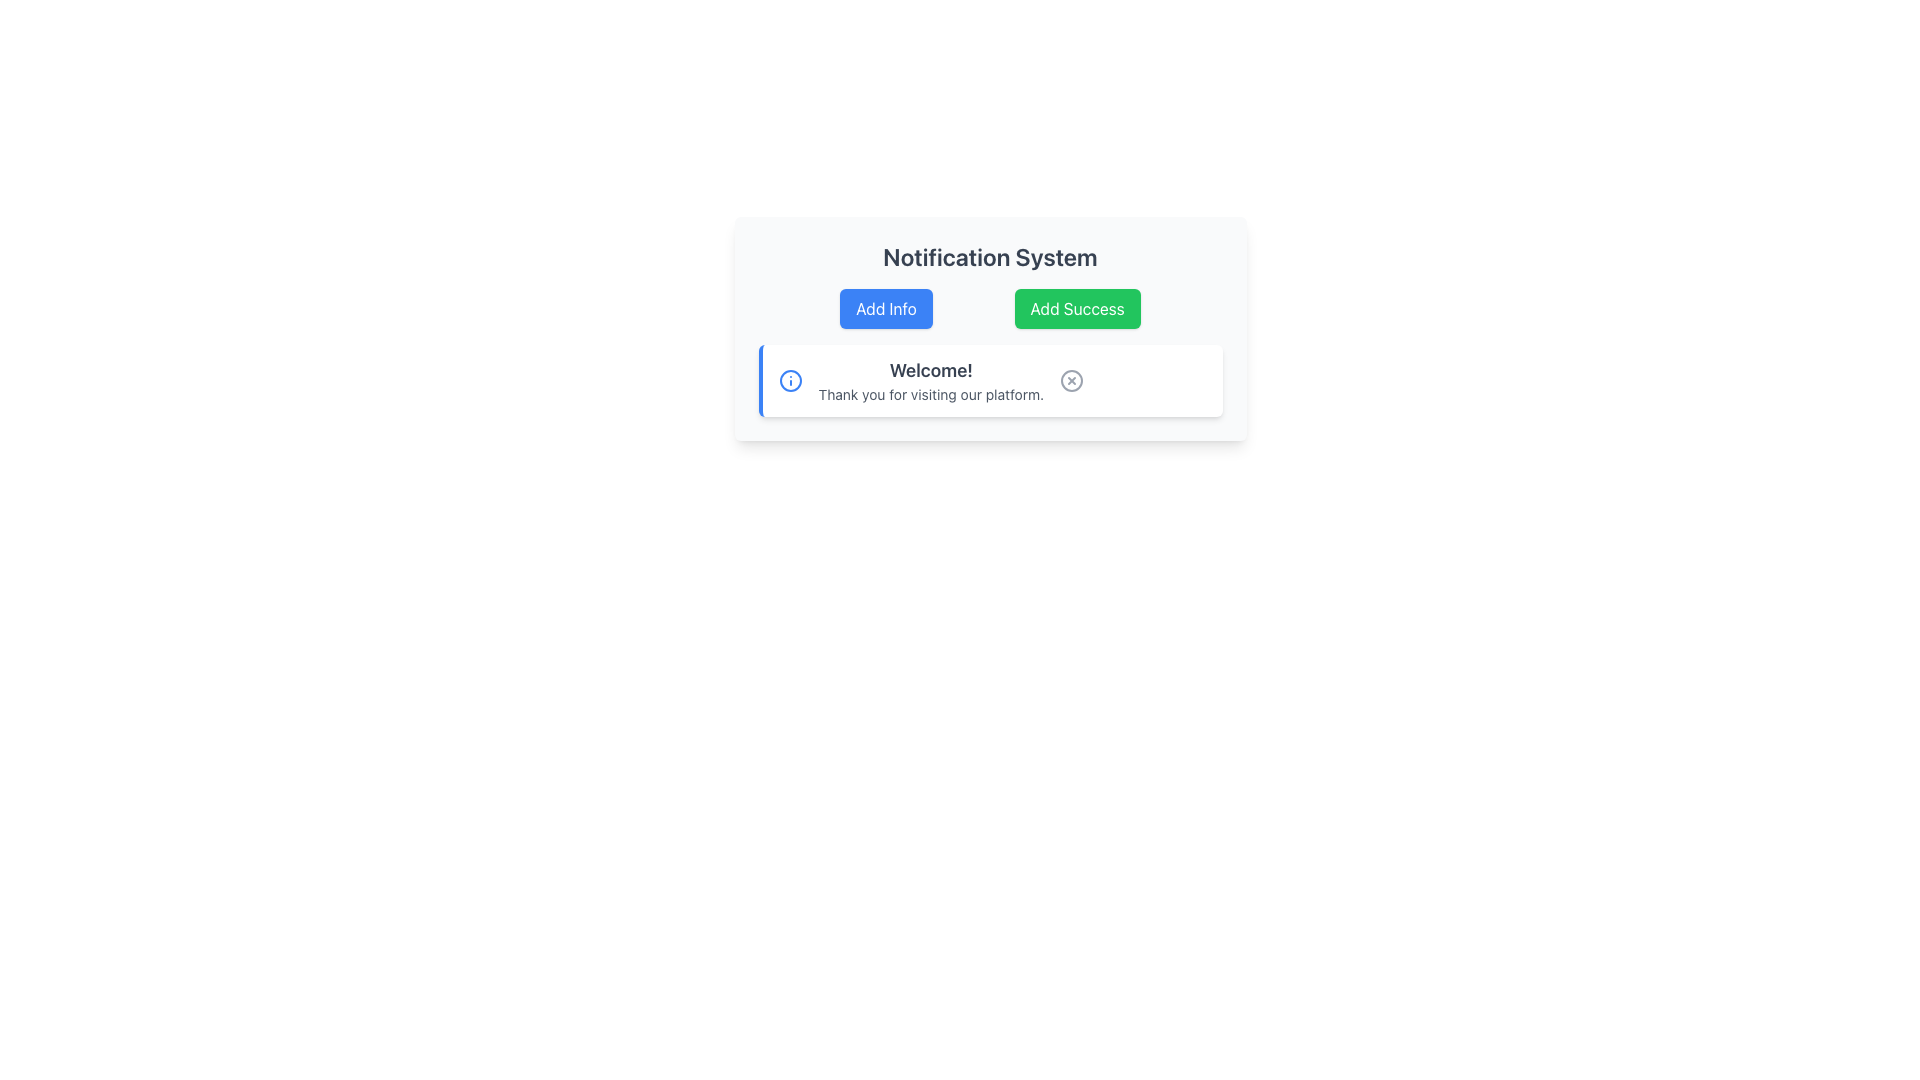  What do you see at coordinates (789, 381) in the screenshot?
I see `the SVG Circle element that is part of the notification bar icon, positioned before the text 'Welcome!'` at bounding box center [789, 381].